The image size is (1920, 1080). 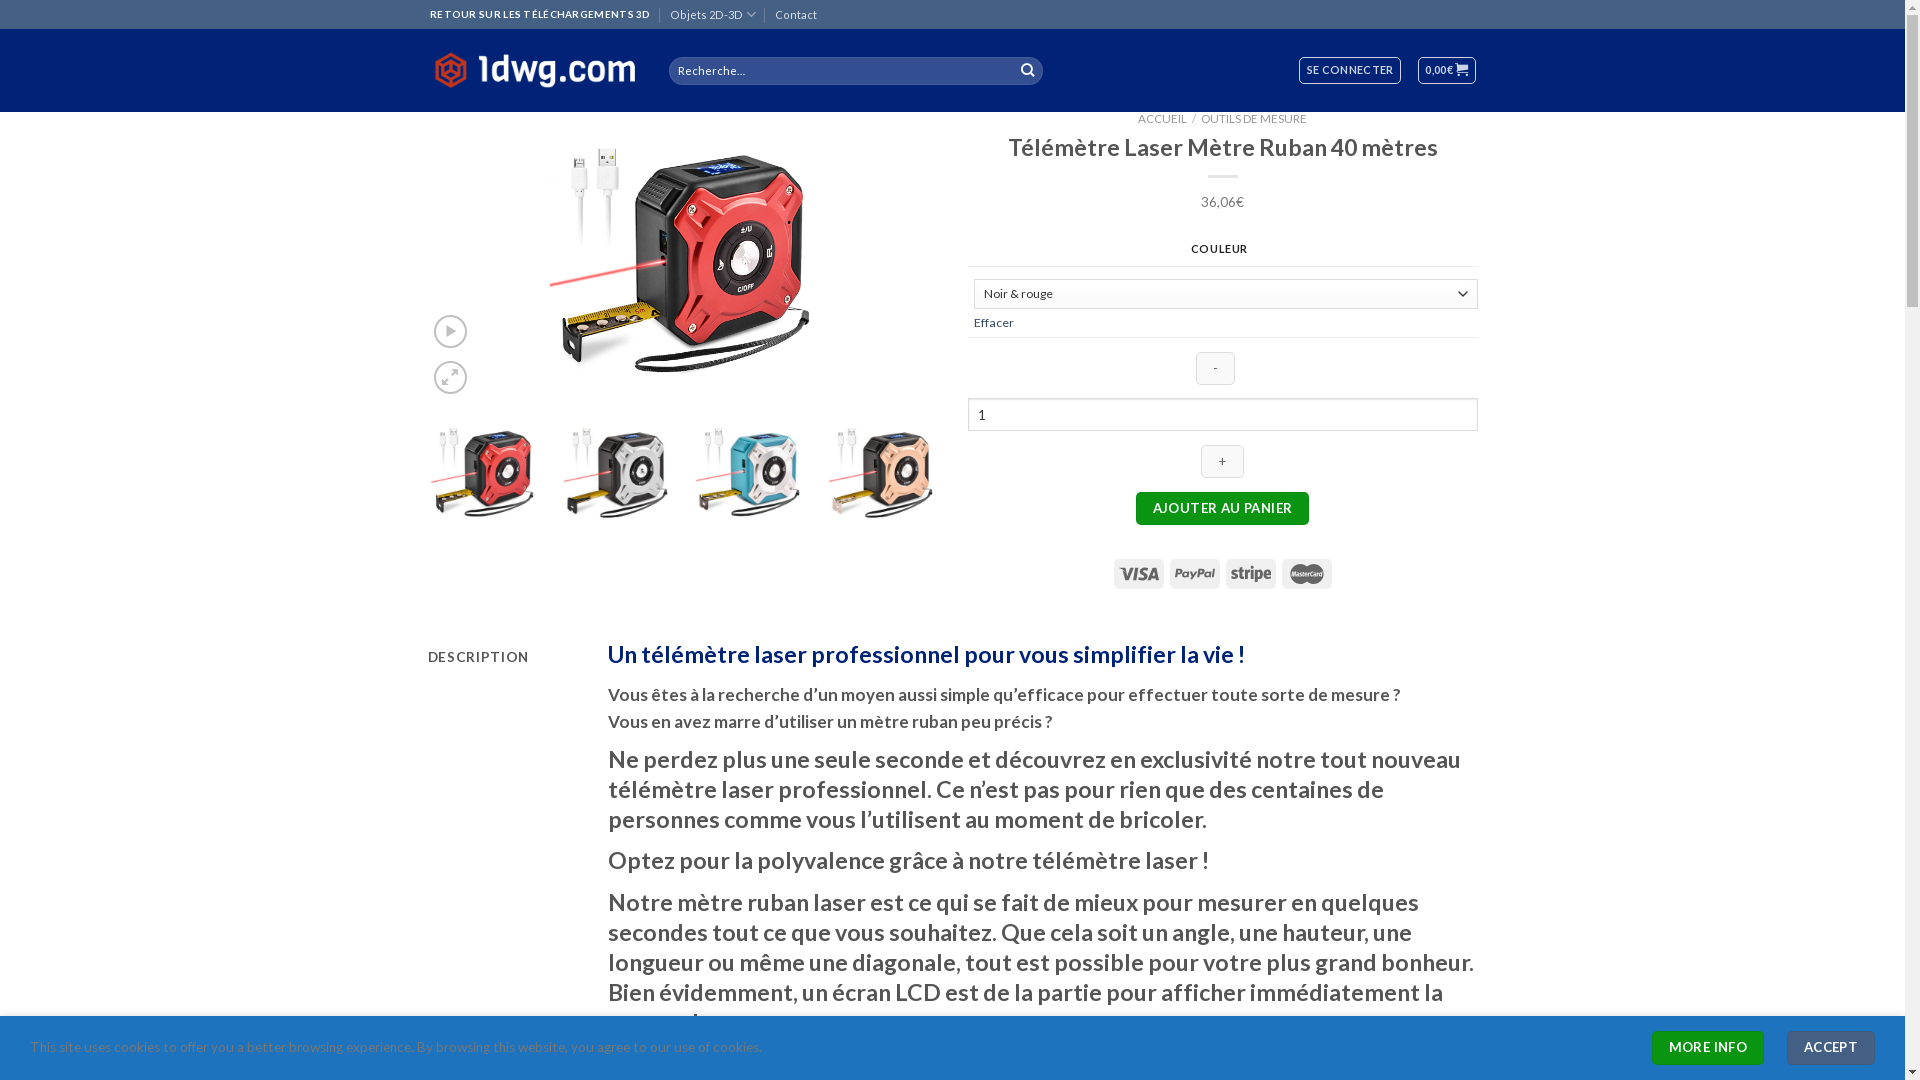 I want to click on '1DWG Boutique', so click(x=533, y=69).